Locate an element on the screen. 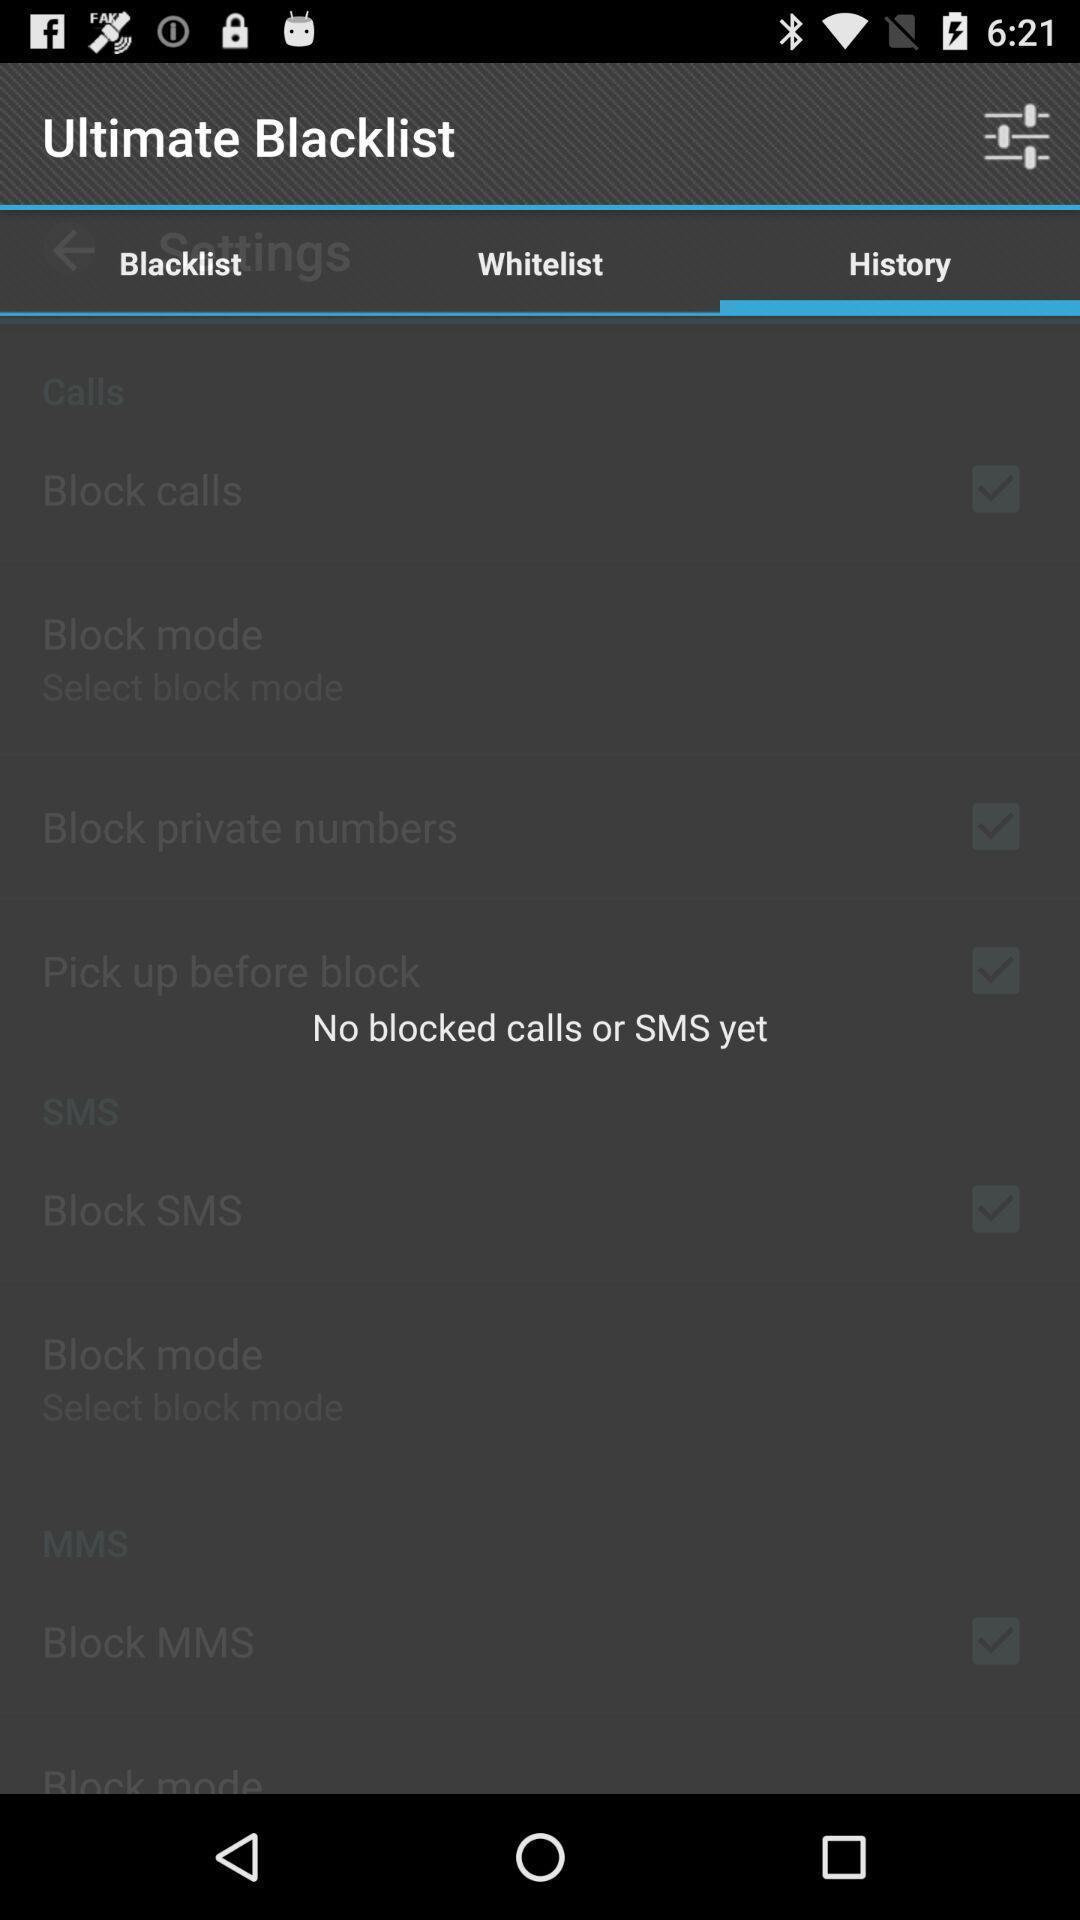 Image resolution: width=1080 pixels, height=1920 pixels. item next to whitelist icon is located at coordinates (1017, 135).